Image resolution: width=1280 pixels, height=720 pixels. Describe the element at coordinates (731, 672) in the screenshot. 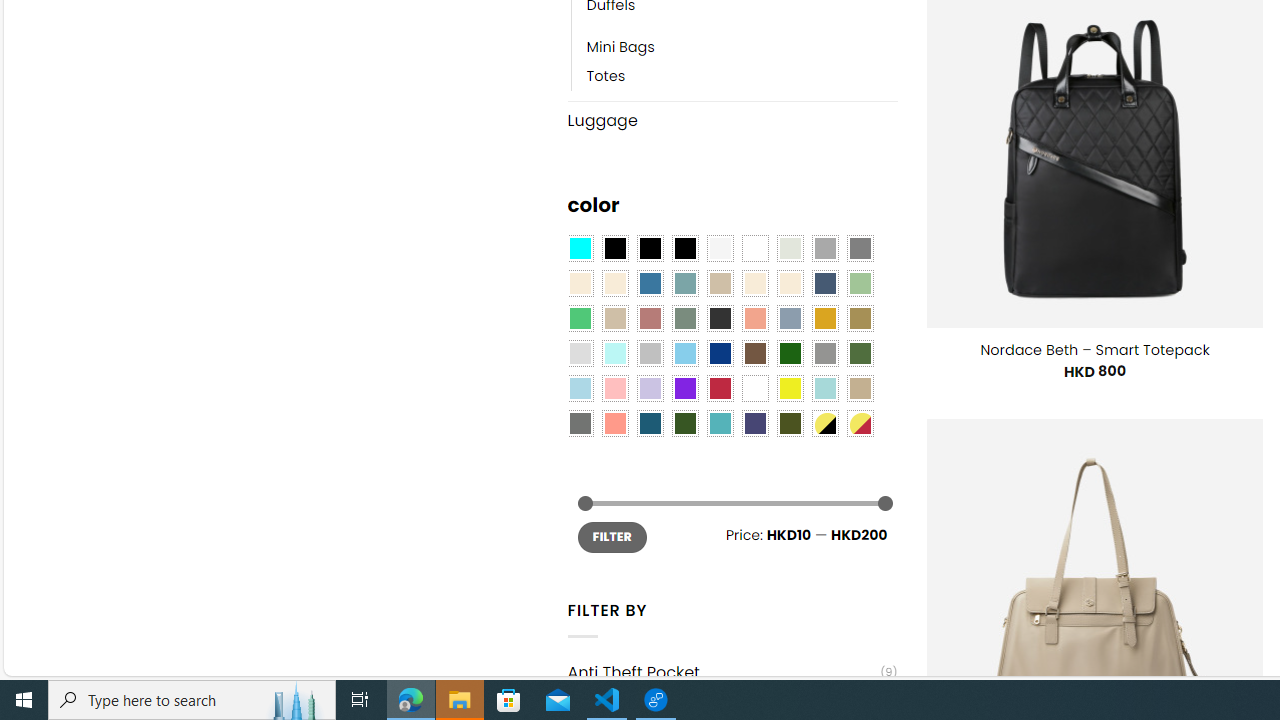

I see `'Anti Theft Pocket(9)'` at that location.